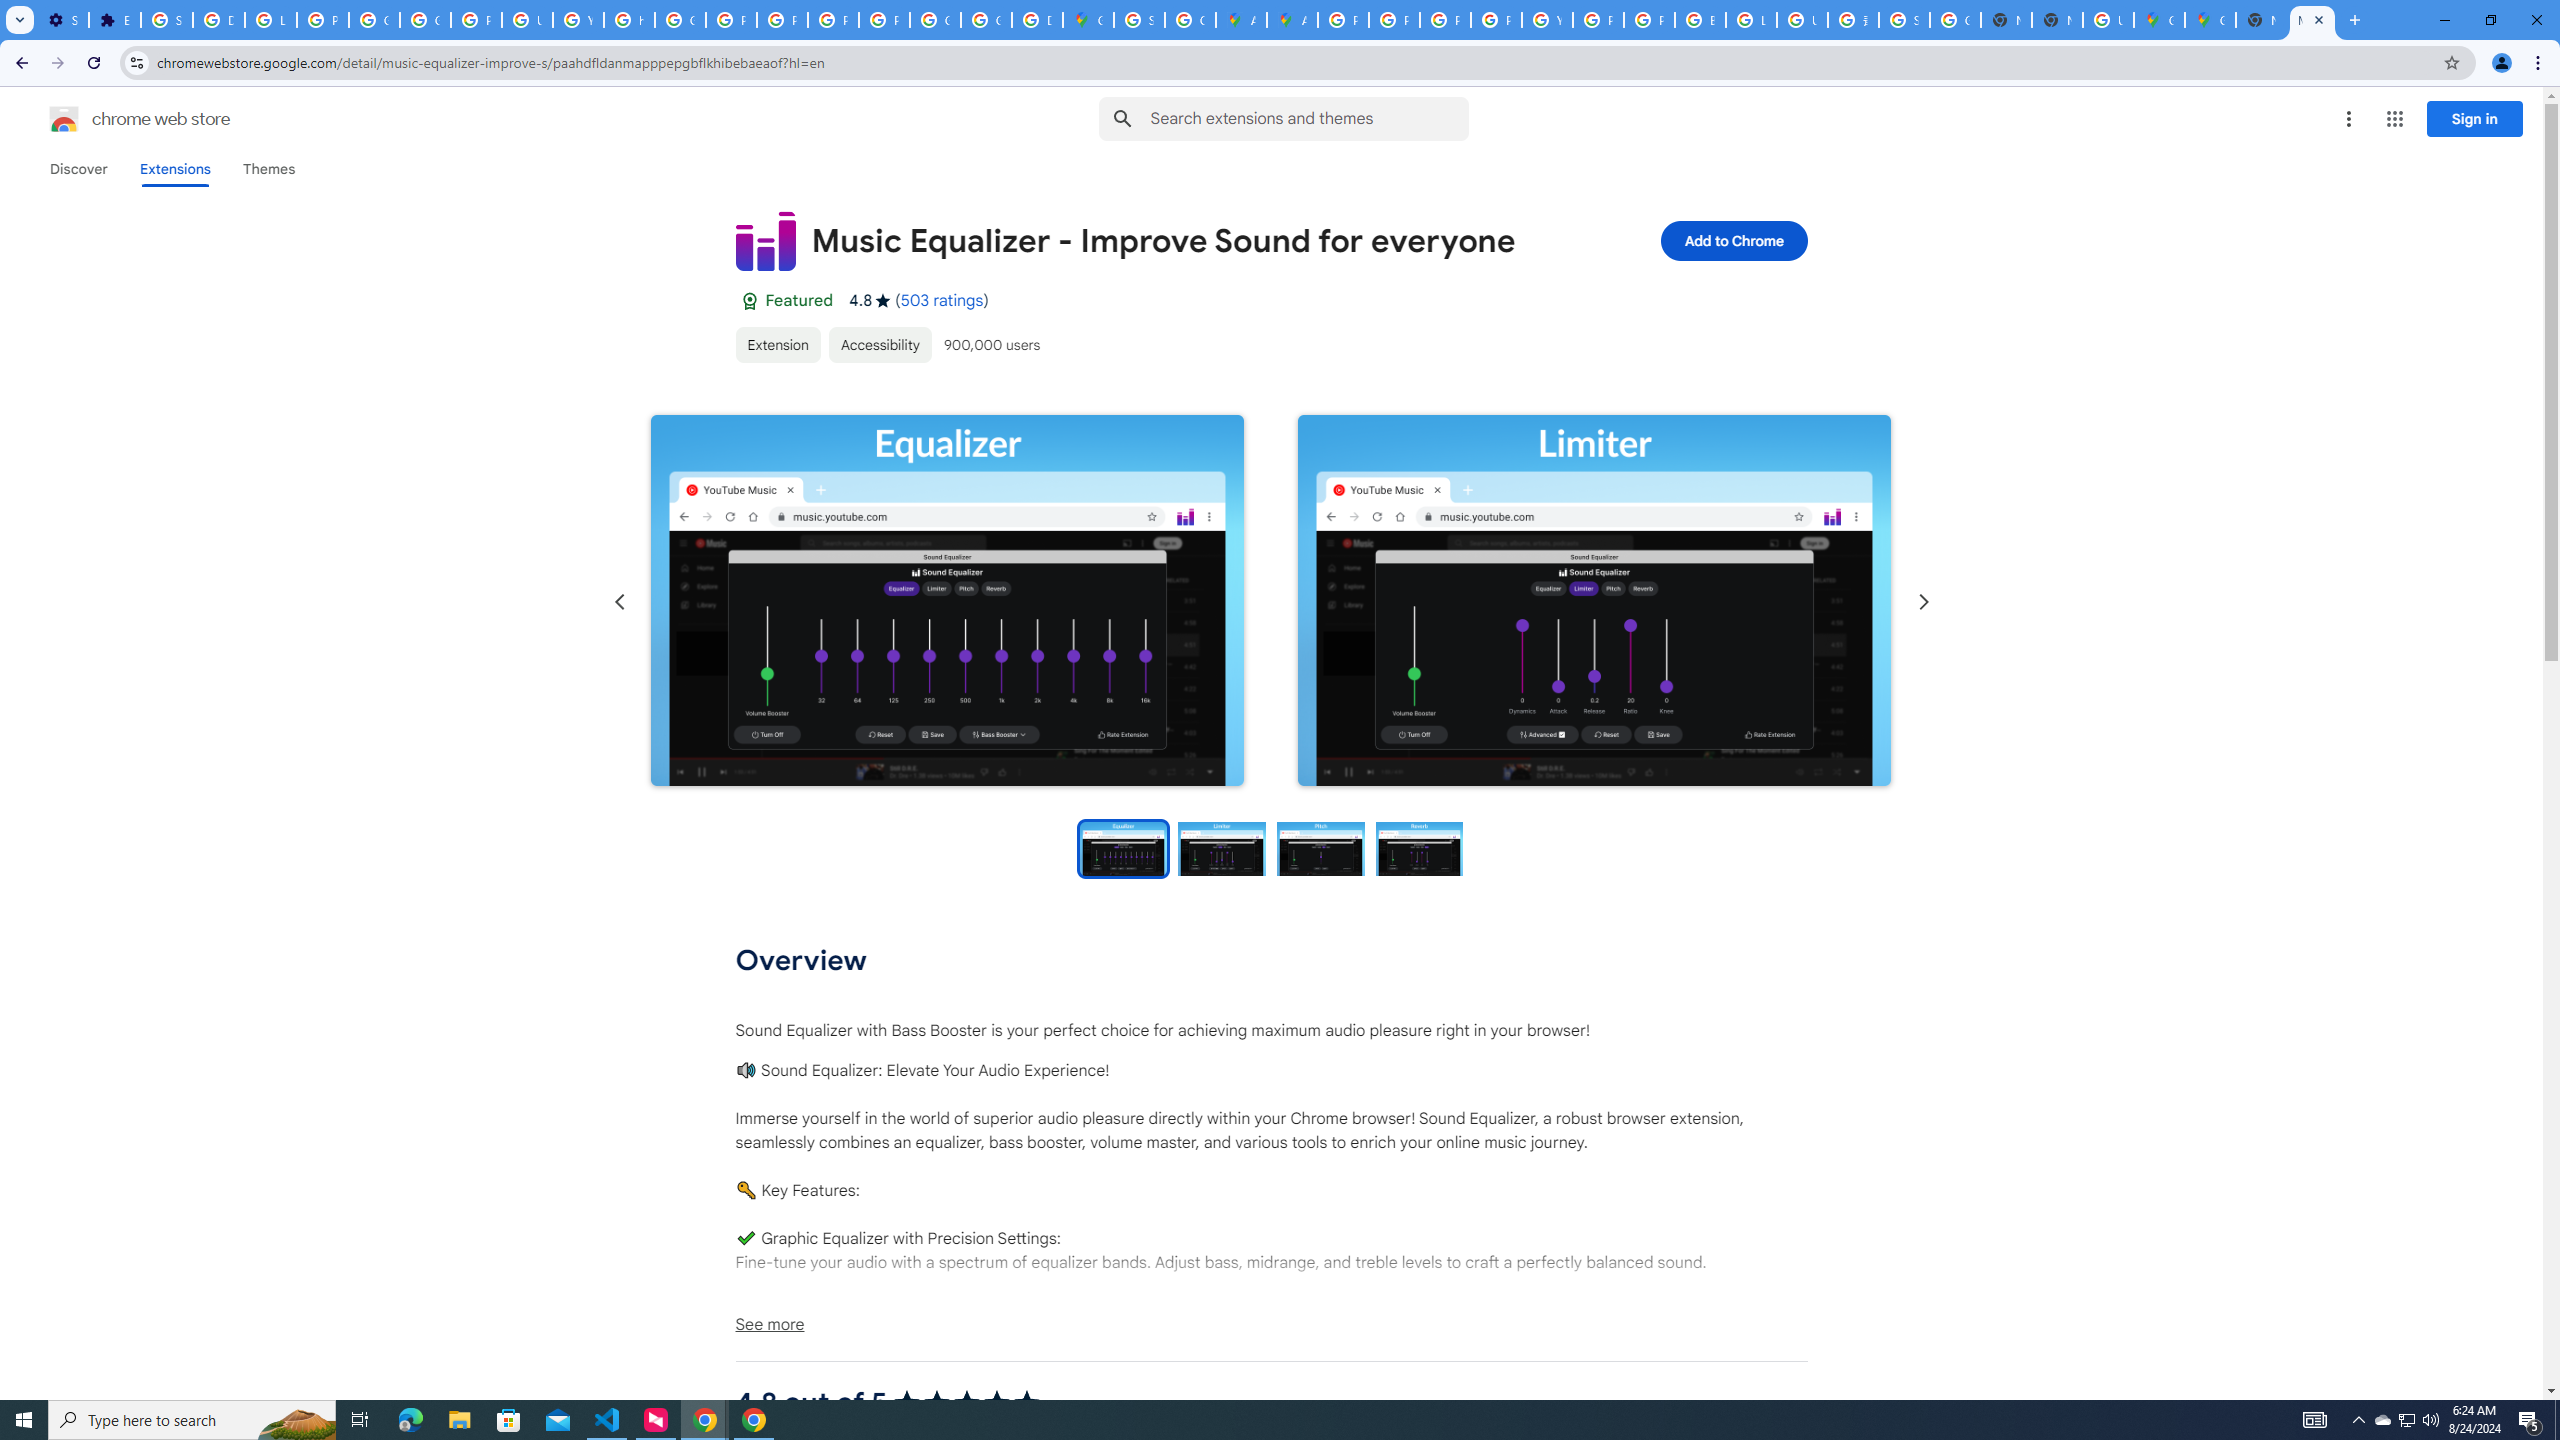  What do you see at coordinates (2352, 19) in the screenshot?
I see `'New Tab'` at bounding box center [2352, 19].